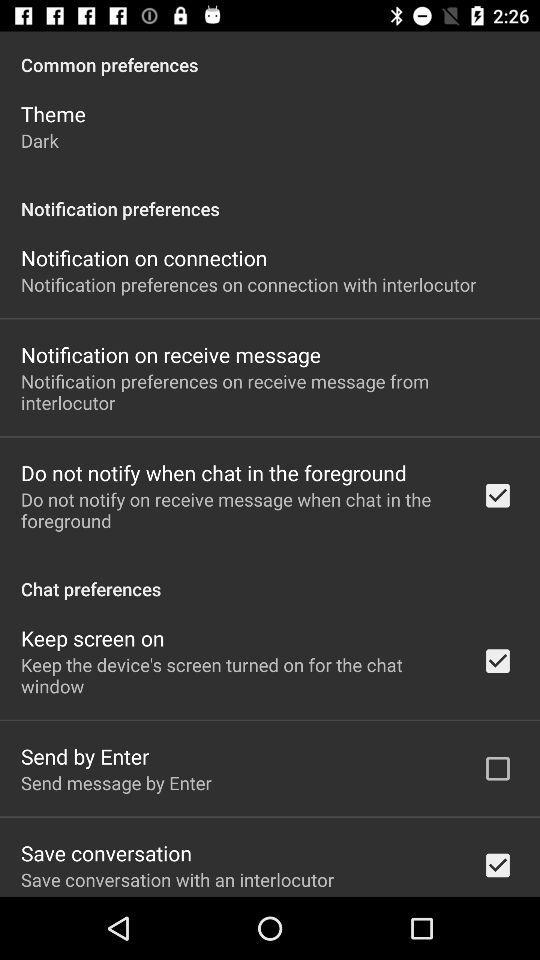  What do you see at coordinates (270, 578) in the screenshot?
I see `app below do not notify icon` at bounding box center [270, 578].